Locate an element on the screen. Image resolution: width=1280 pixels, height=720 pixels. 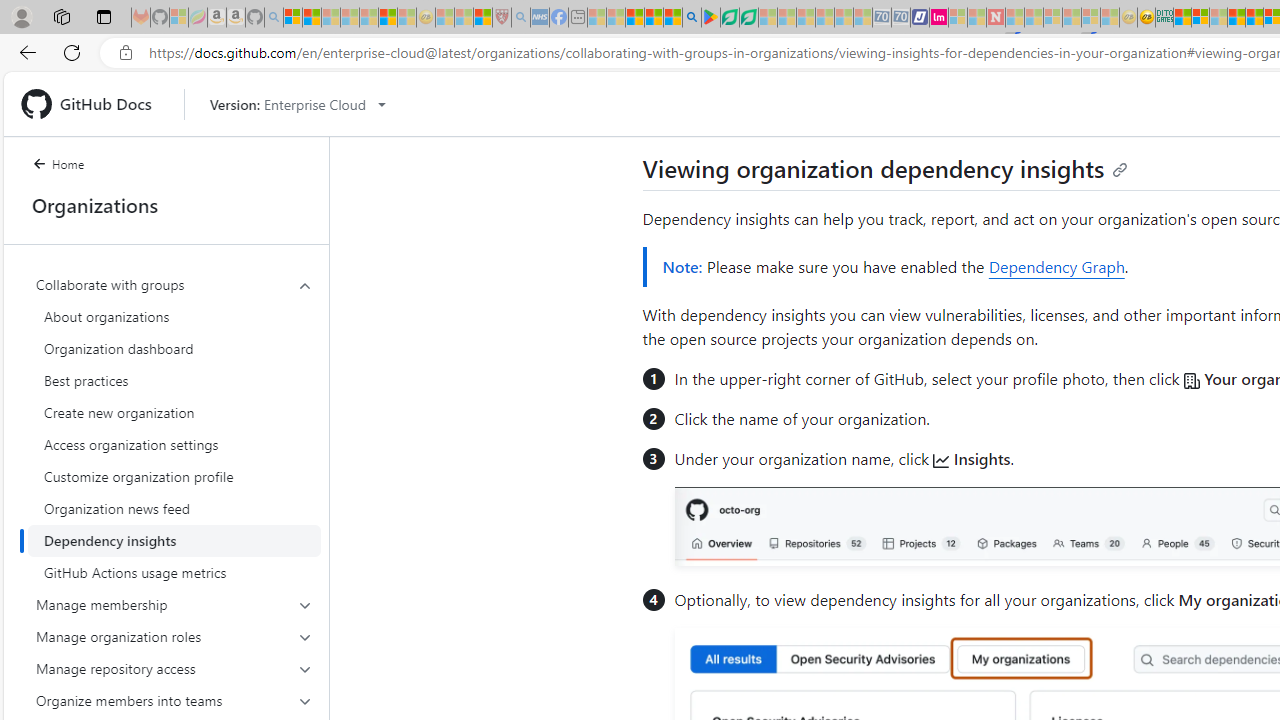
'Dependency Graph' is located at coordinates (1055, 266).